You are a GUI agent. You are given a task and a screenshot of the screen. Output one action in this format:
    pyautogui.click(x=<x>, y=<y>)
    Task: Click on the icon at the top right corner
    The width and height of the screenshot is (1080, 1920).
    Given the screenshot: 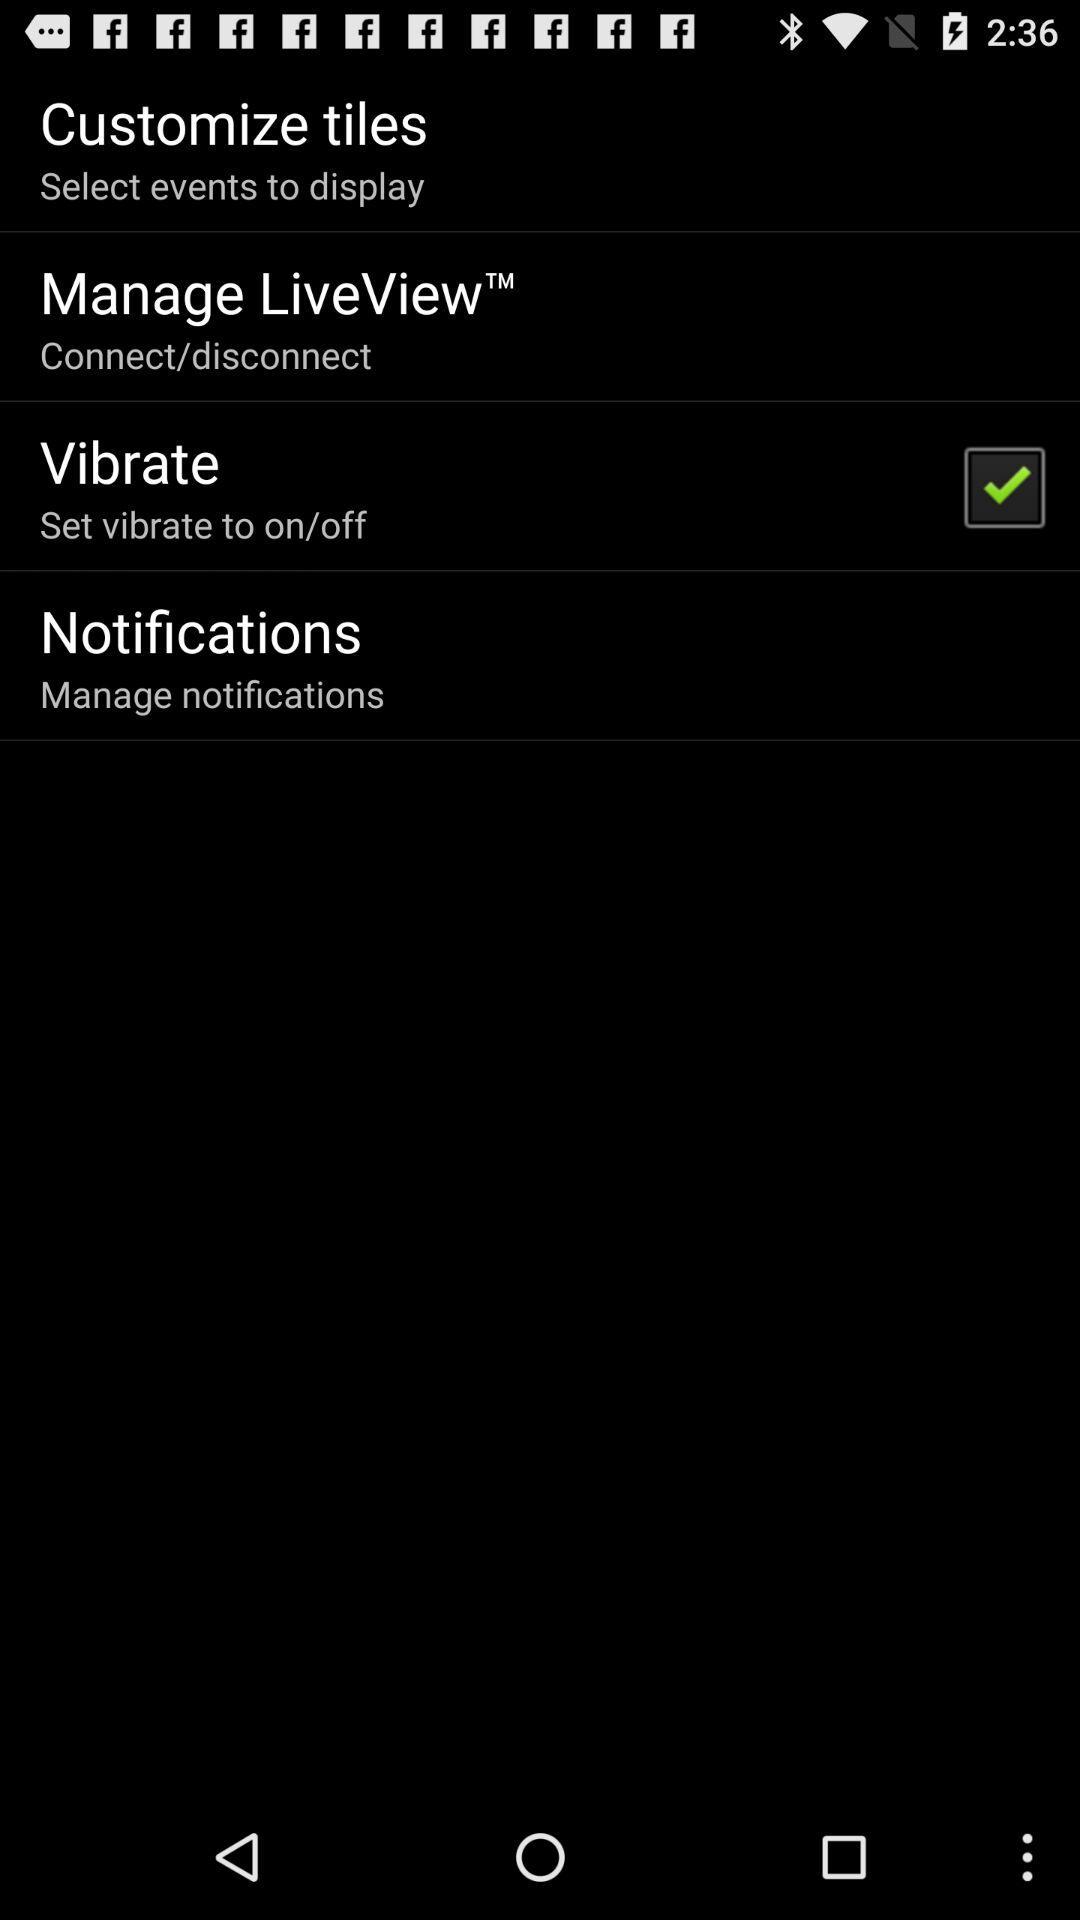 What is the action you would take?
    pyautogui.click(x=1003, y=485)
    